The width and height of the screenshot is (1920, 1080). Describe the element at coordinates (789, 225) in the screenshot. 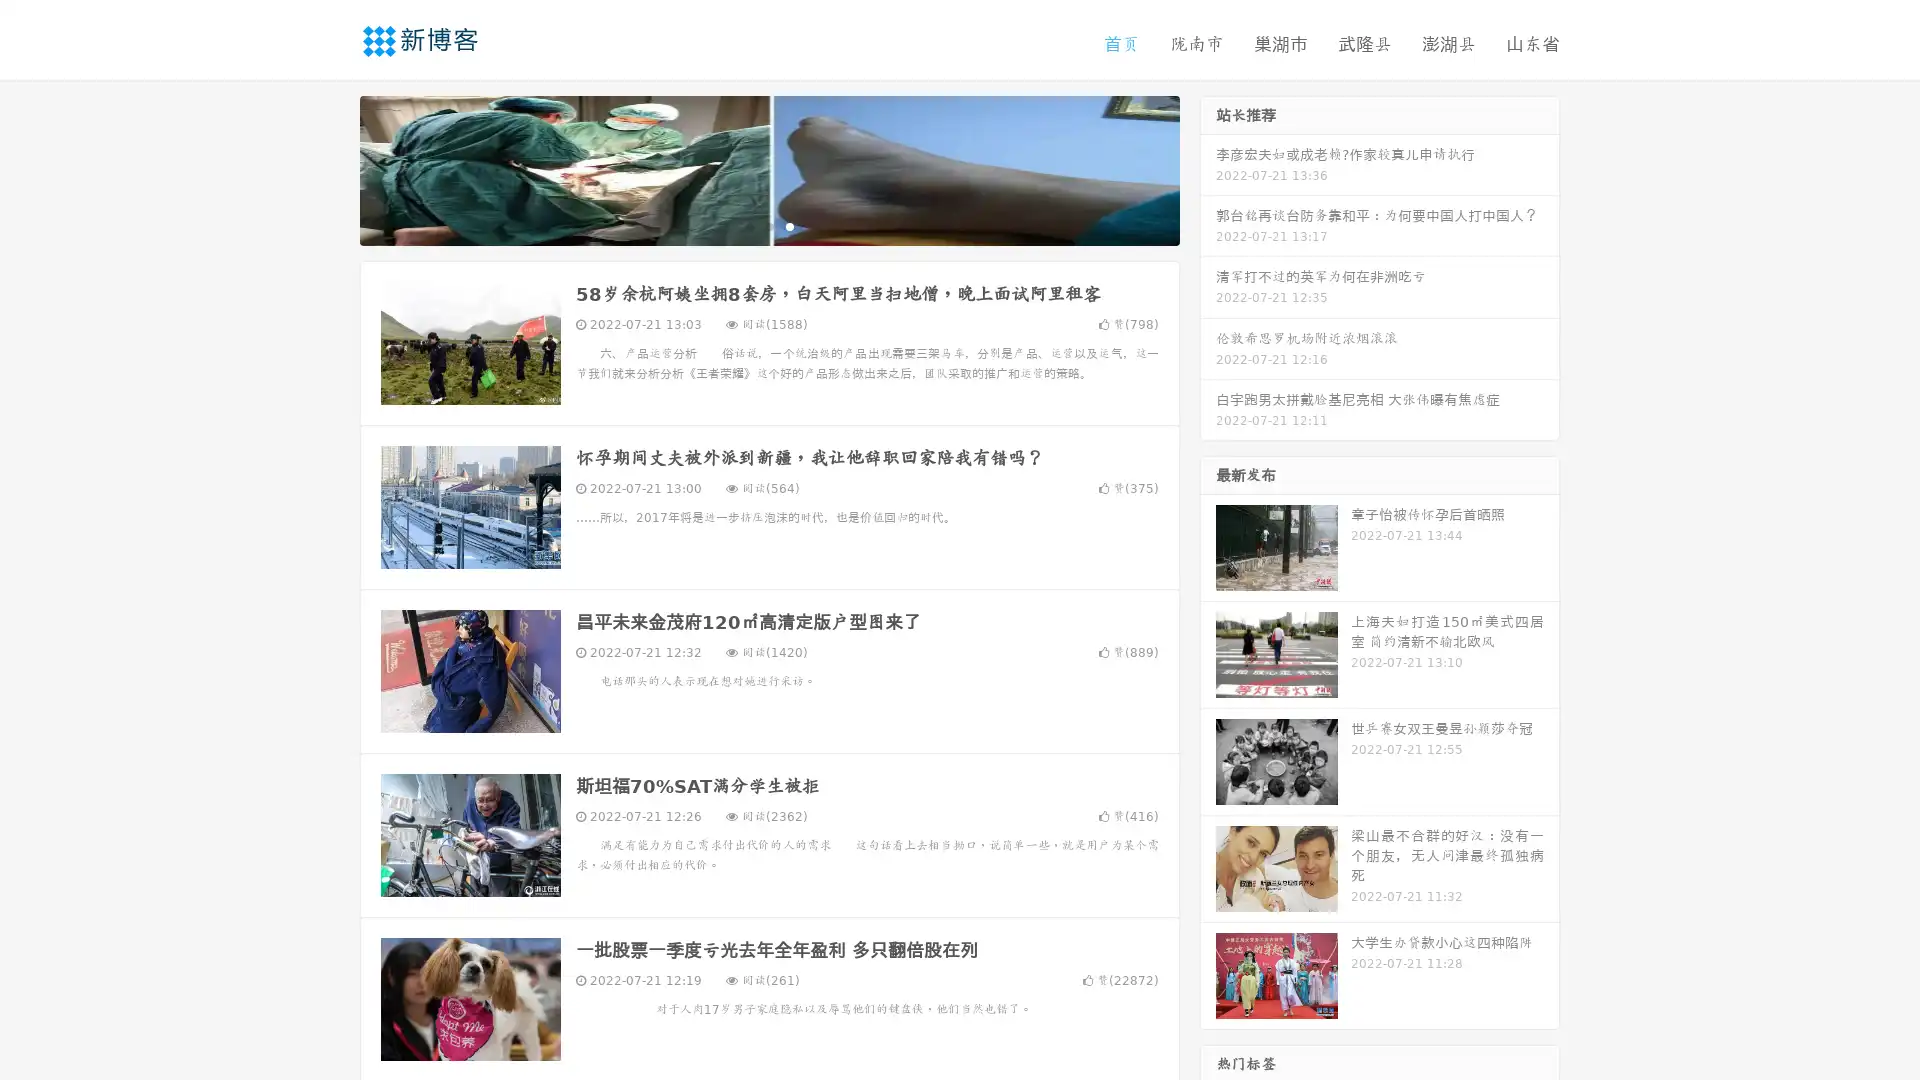

I see `Go to slide 3` at that location.